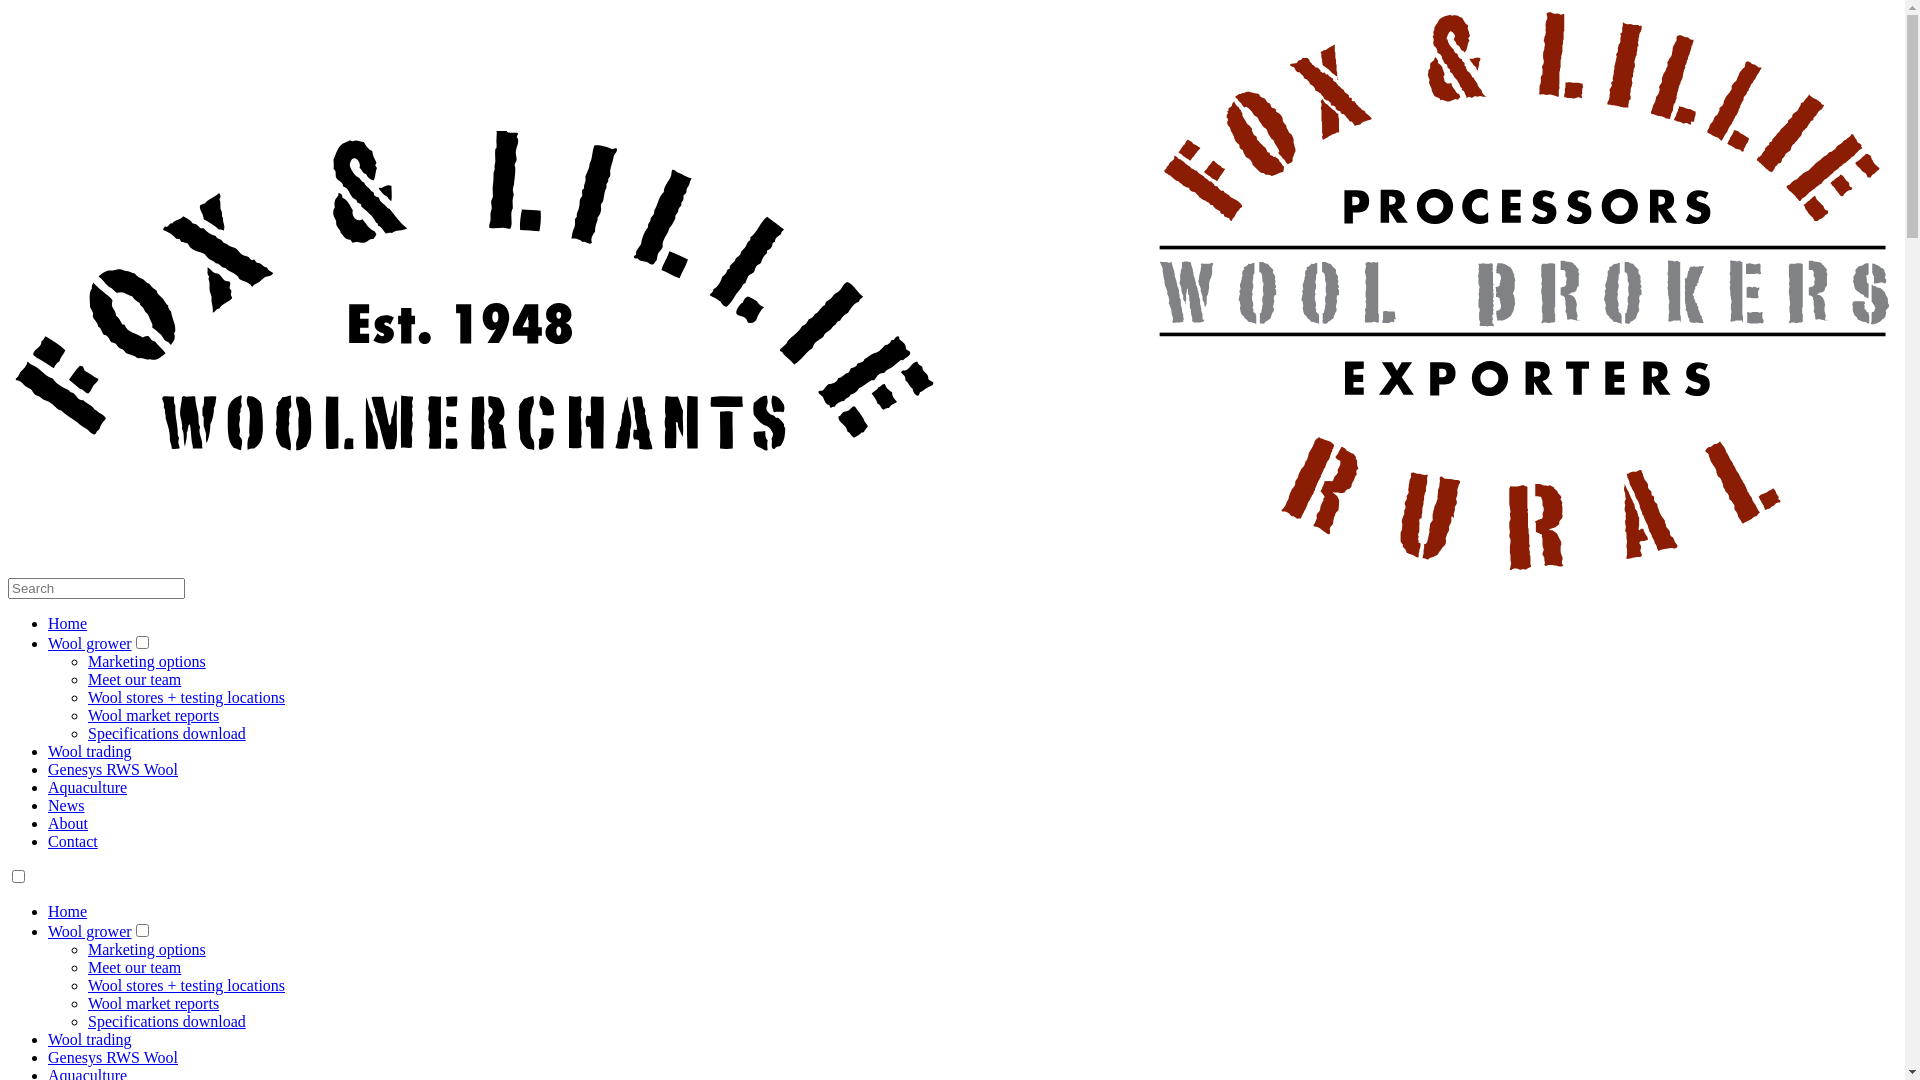  Describe the element at coordinates (186, 984) in the screenshot. I see `'Wool stores + testing locations'` at that location.